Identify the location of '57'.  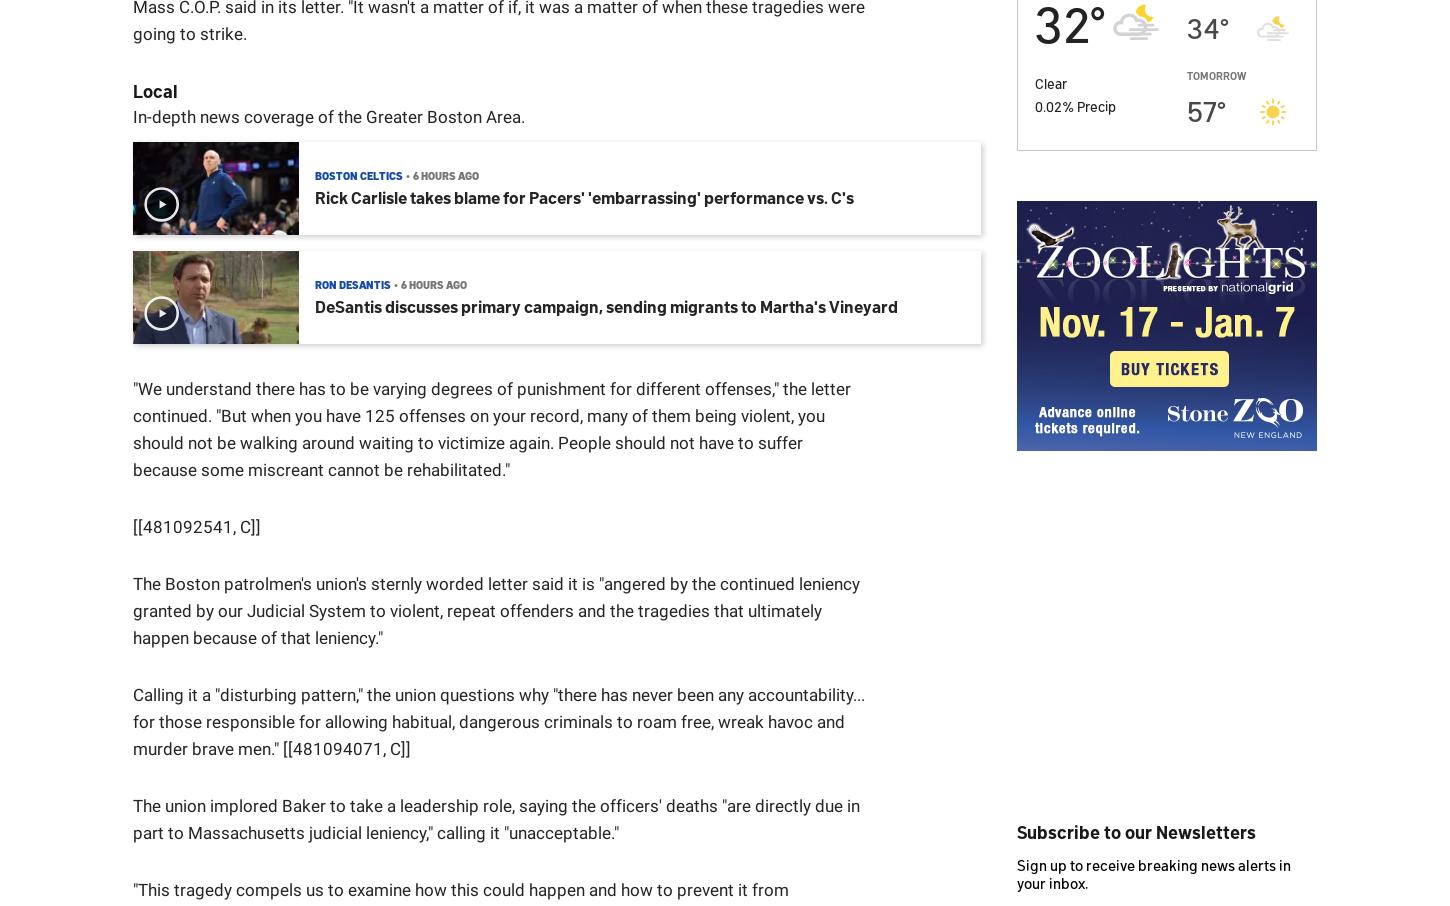
(1201, 107).